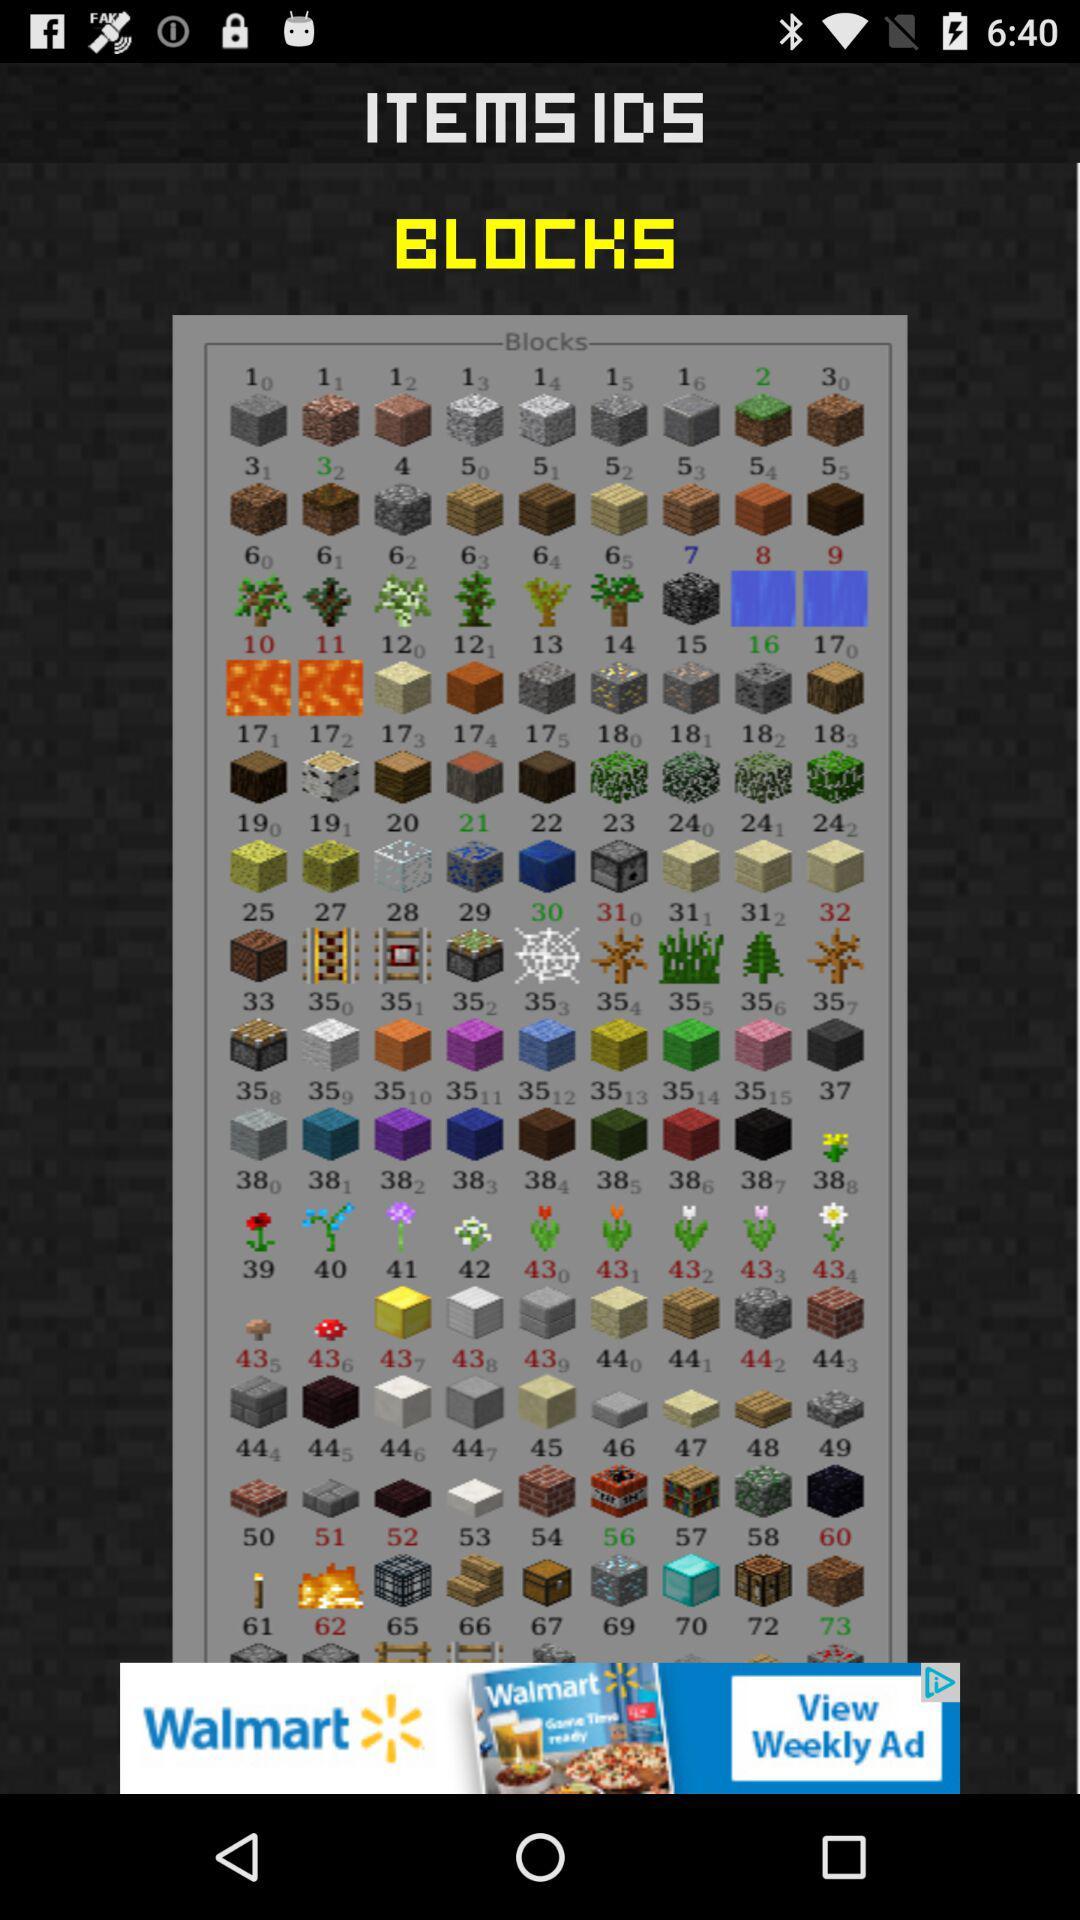 This screenshot has height=1920, width=1080. Describe the element at coordinates (540, 1727) in the screenshot. I see `advertisement` at that location.